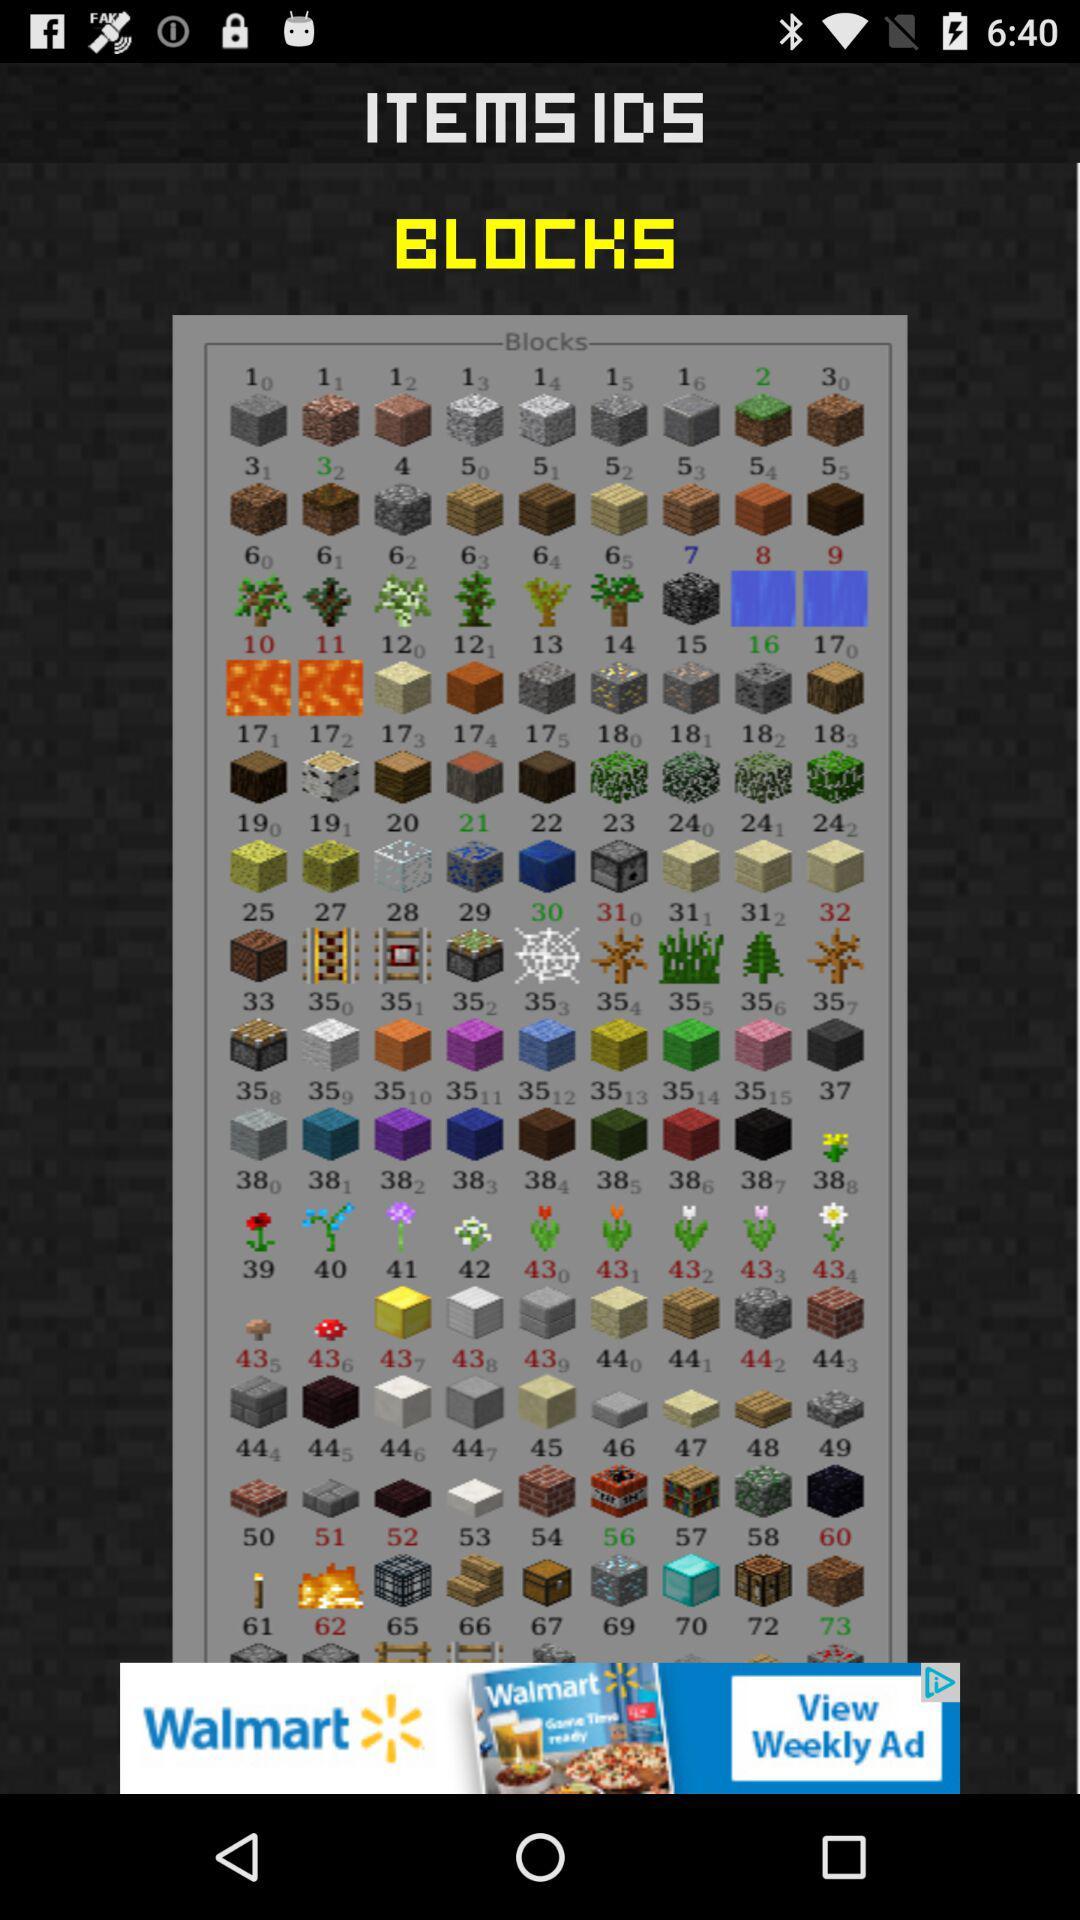 This screenshot has height=1920, width=1080. Describe the element at coordinates (540, 1727) in the screenshot. I see `advertisement` at that location.